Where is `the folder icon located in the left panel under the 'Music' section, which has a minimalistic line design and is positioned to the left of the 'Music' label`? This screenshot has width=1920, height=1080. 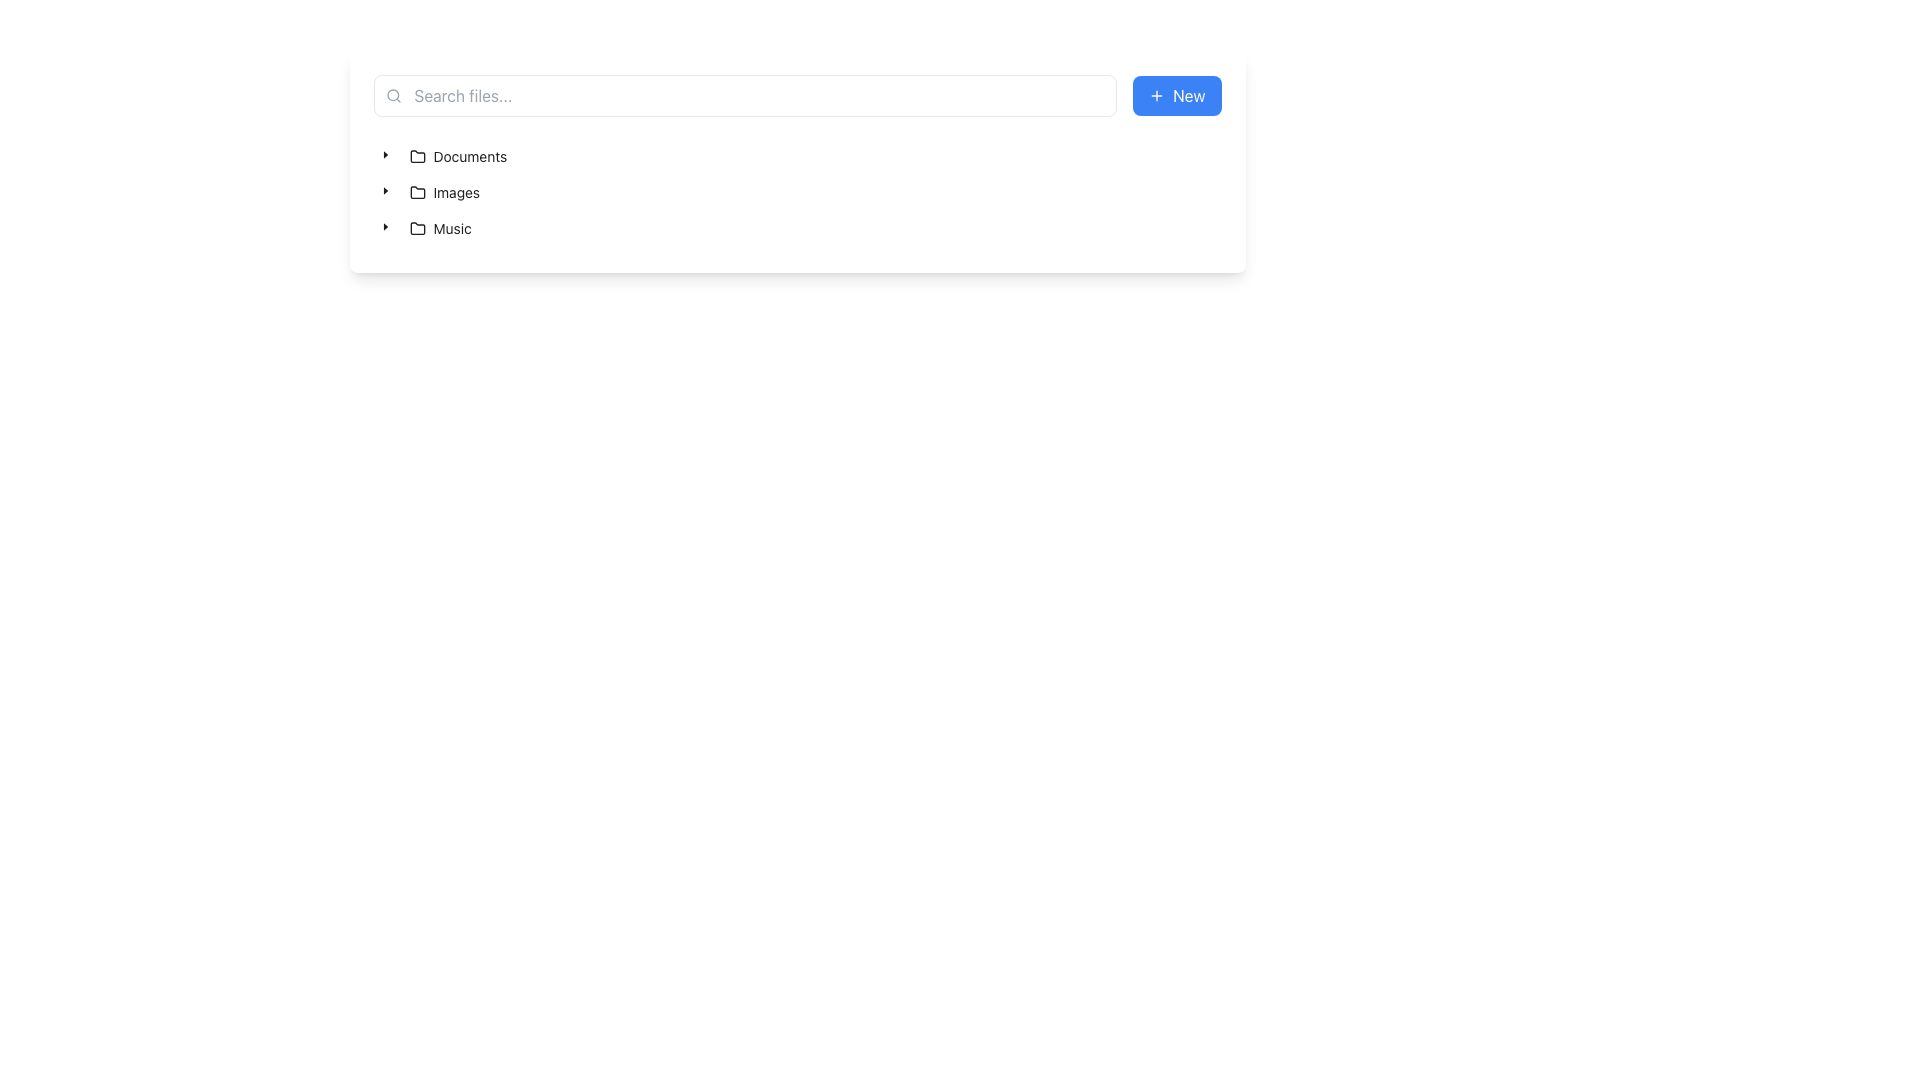
the folder icon located in the left panel under the 'Music' section, which has a minimalistic line design and is positioned to the left of the 'Music' label is located at coordinates (416, 227).